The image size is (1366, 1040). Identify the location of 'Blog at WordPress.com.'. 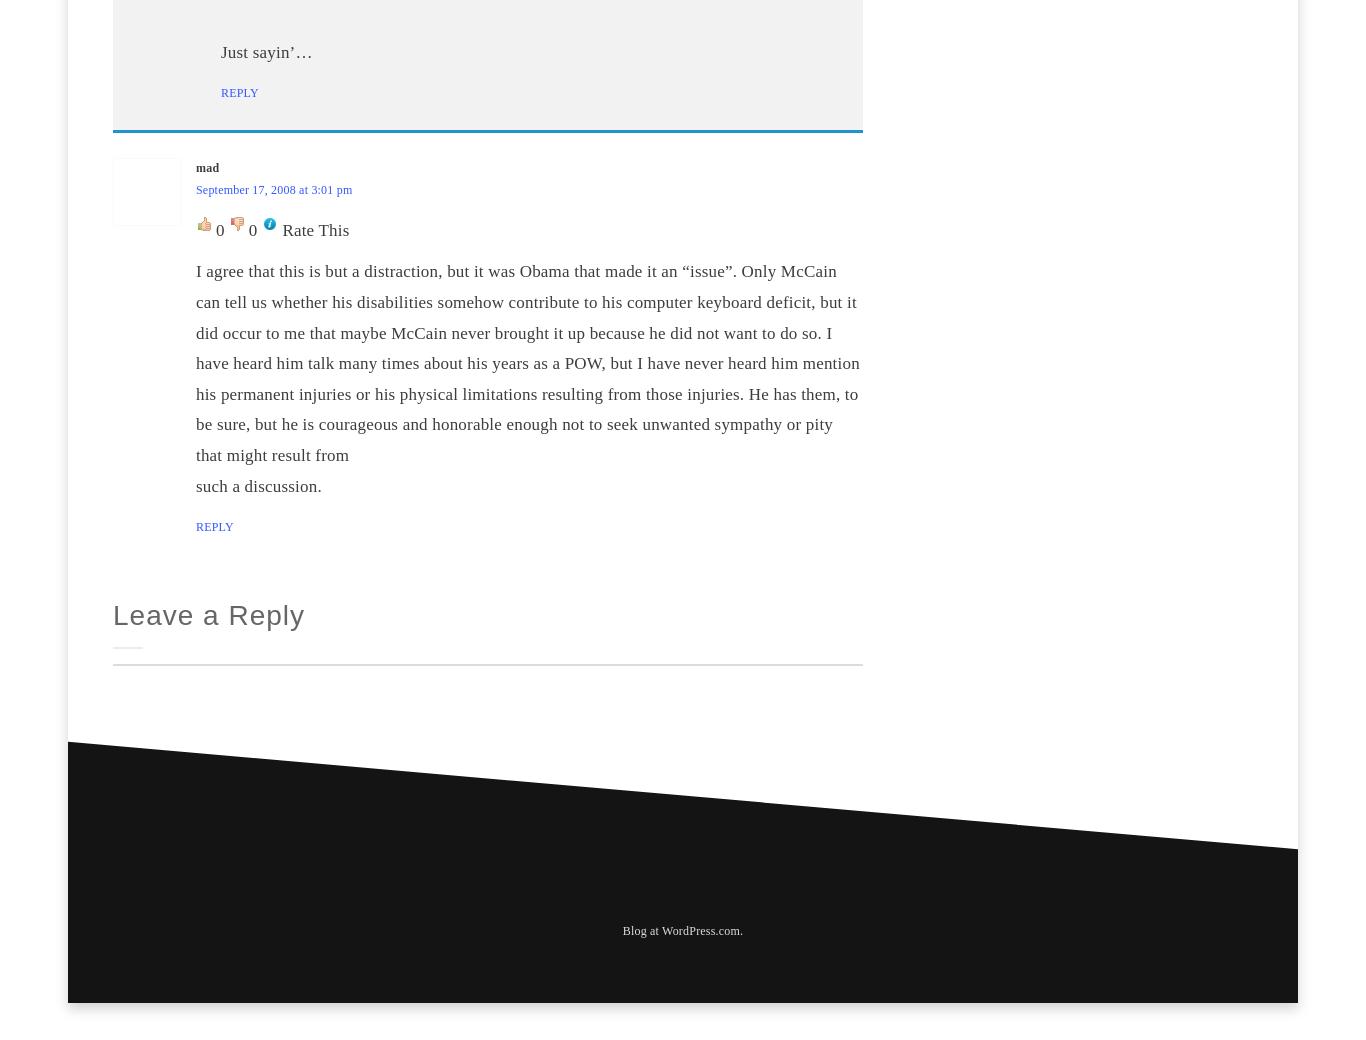
(620, 931).